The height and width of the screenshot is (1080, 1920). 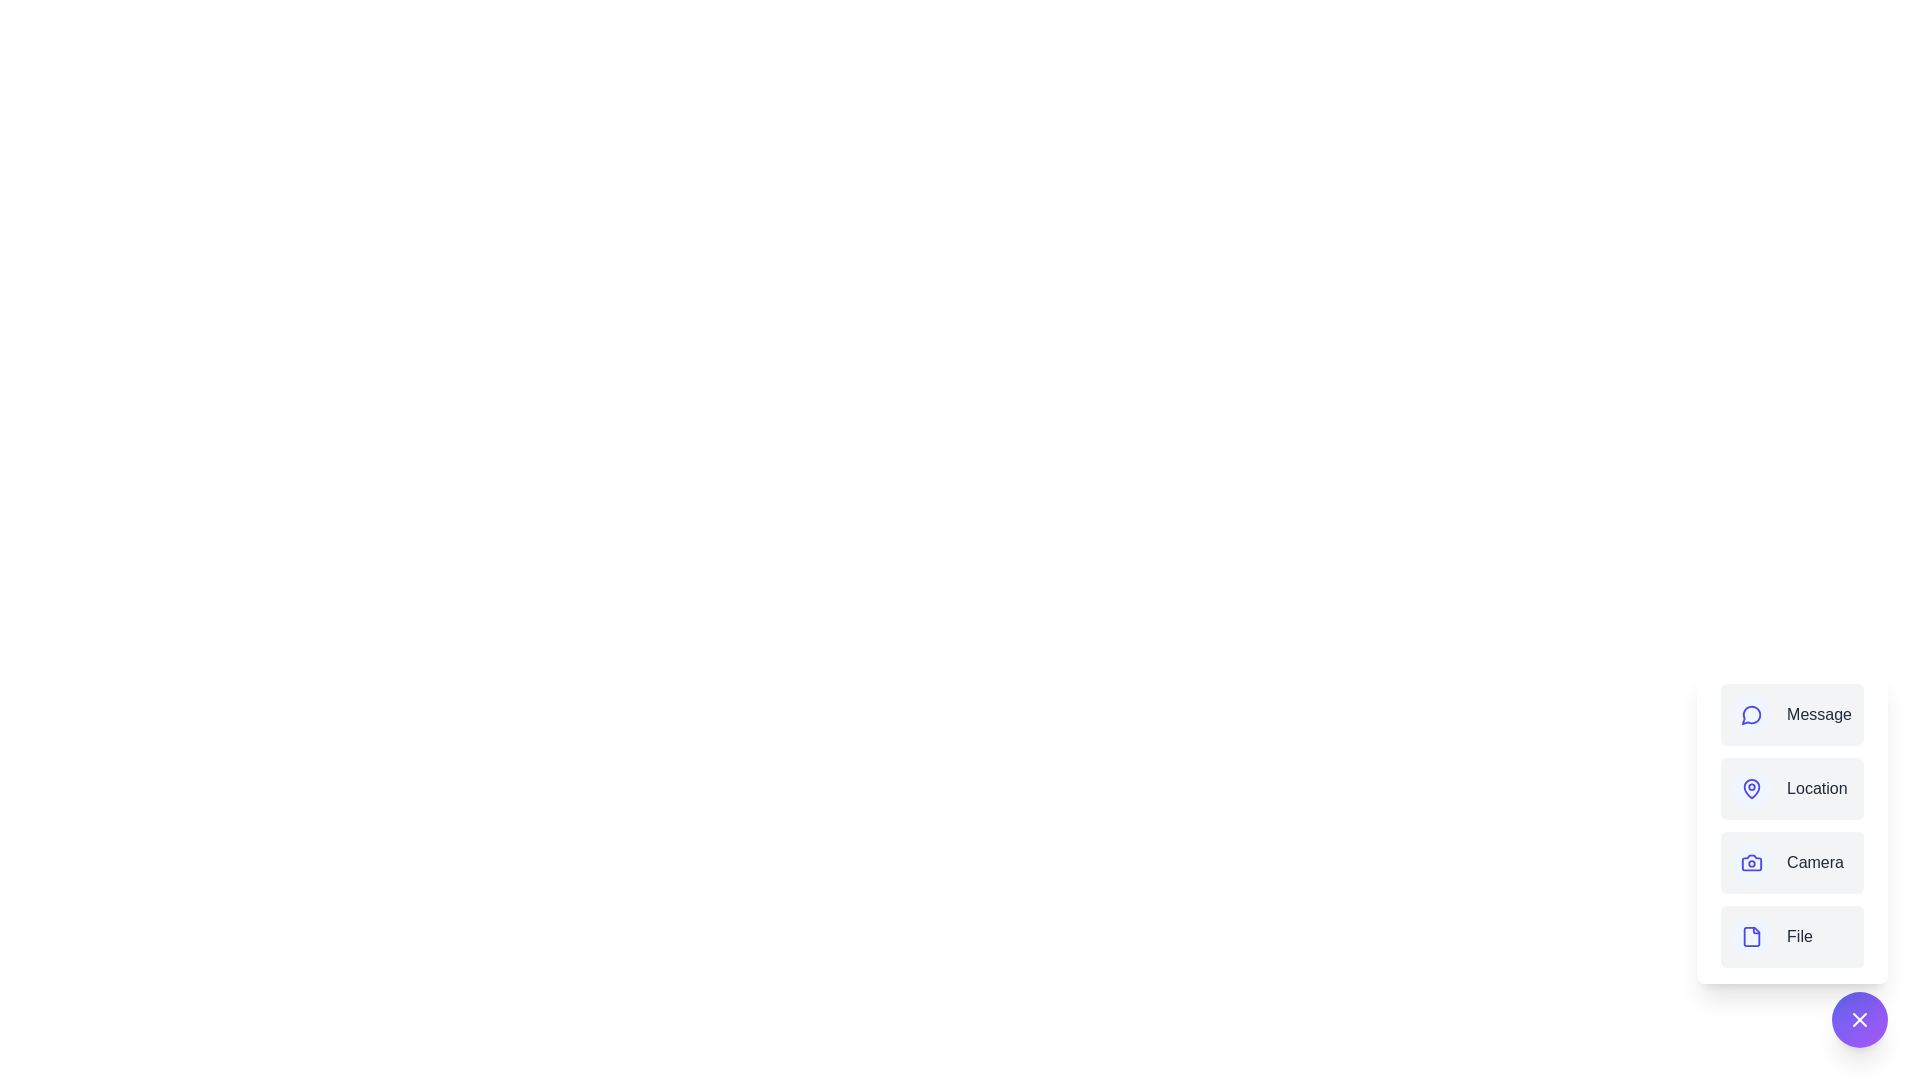 What do you see at coordinates (1792, 713) in the screenshot?
I see `the action labeled Message` at bounding box center [1792, 713].